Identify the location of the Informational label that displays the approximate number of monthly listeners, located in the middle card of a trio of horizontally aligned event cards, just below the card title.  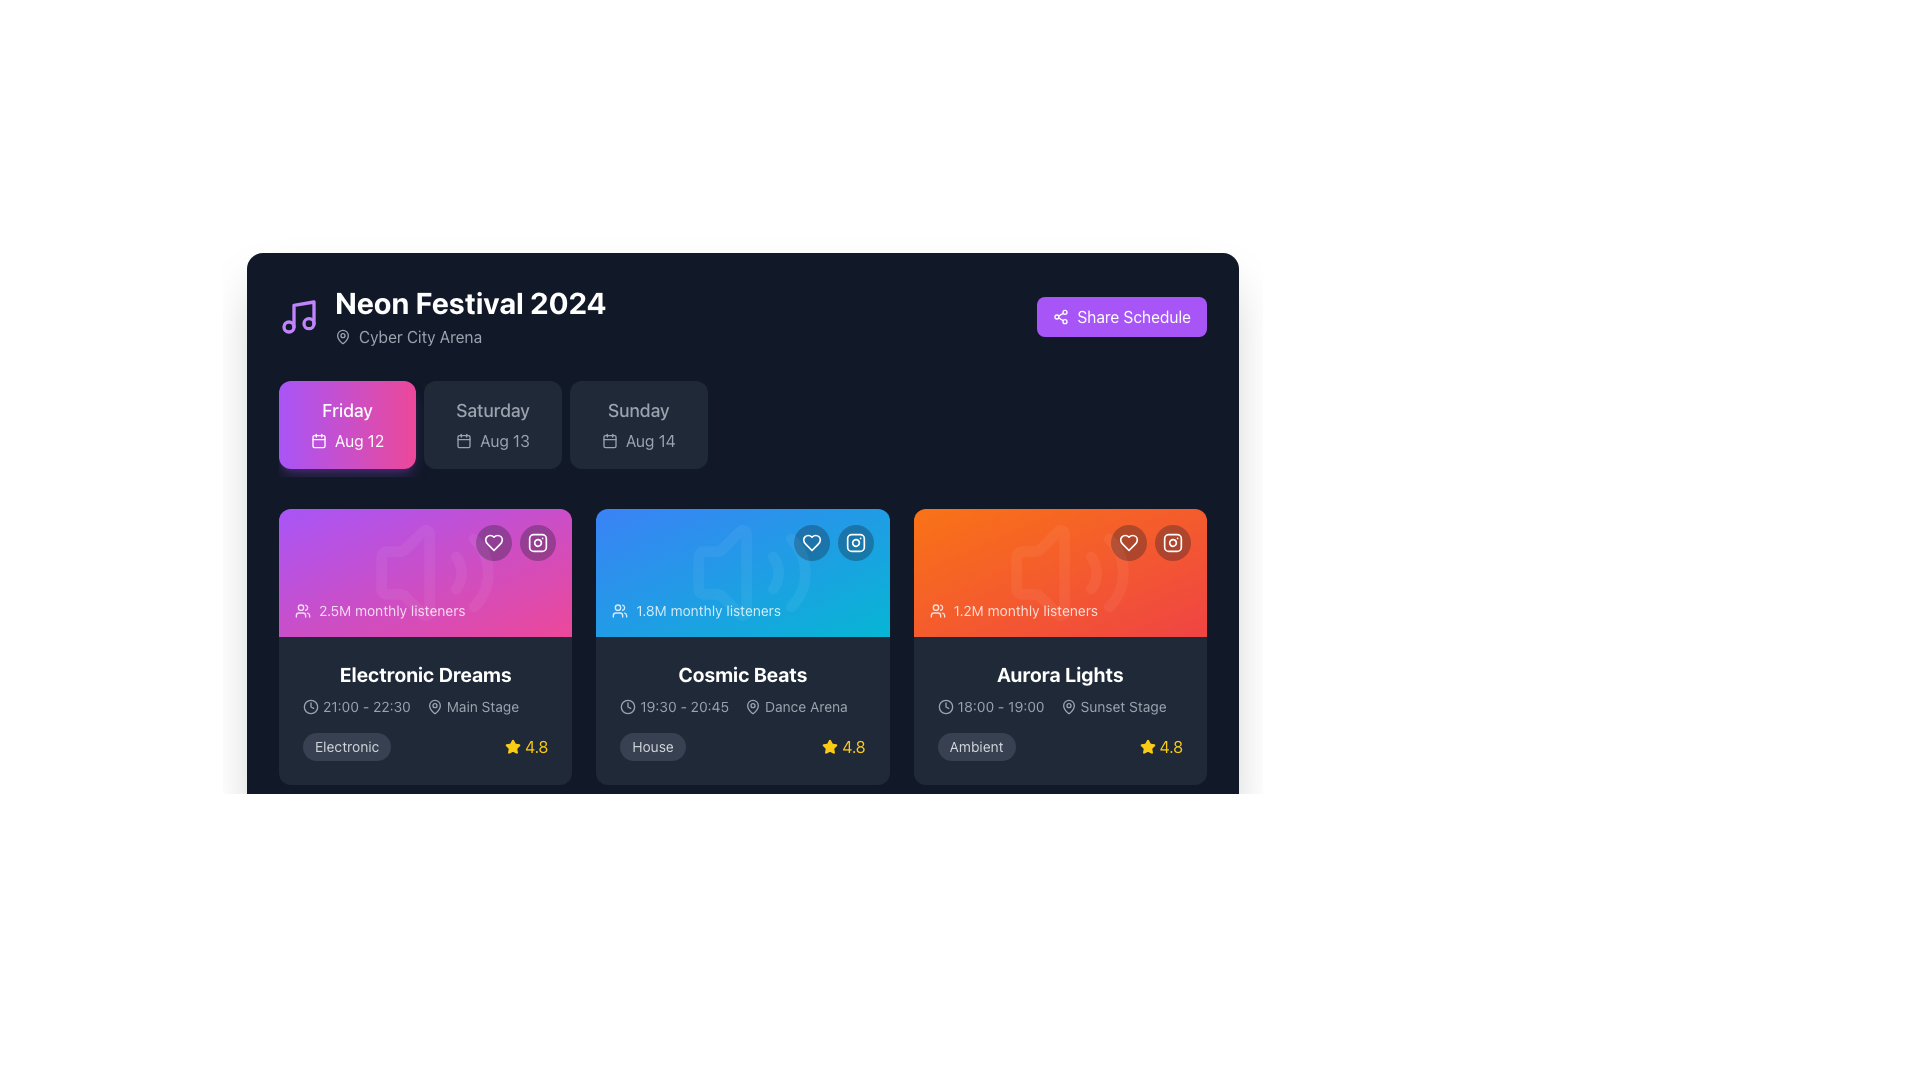
(696, 609).